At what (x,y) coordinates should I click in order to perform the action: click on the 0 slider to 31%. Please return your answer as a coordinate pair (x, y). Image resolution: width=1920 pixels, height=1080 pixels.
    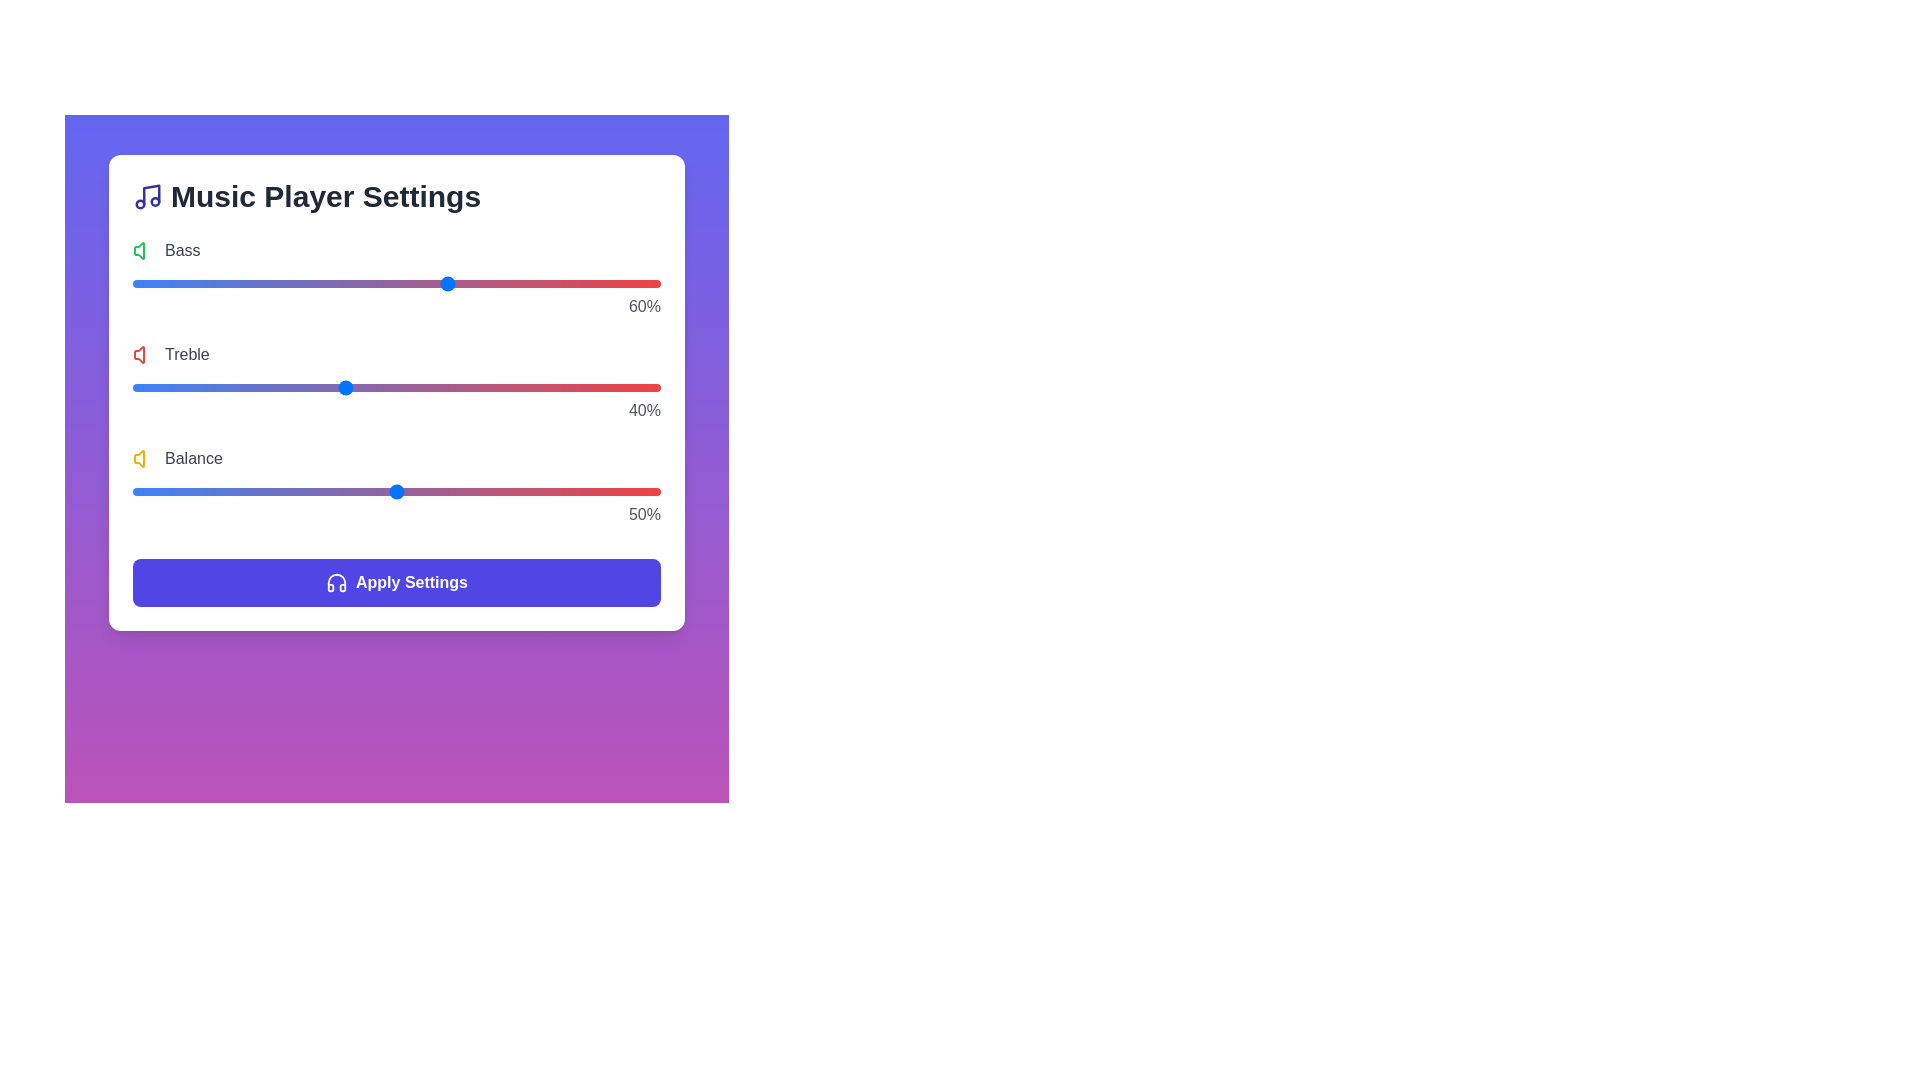
    Looking at the image, I should click on (295, 284).